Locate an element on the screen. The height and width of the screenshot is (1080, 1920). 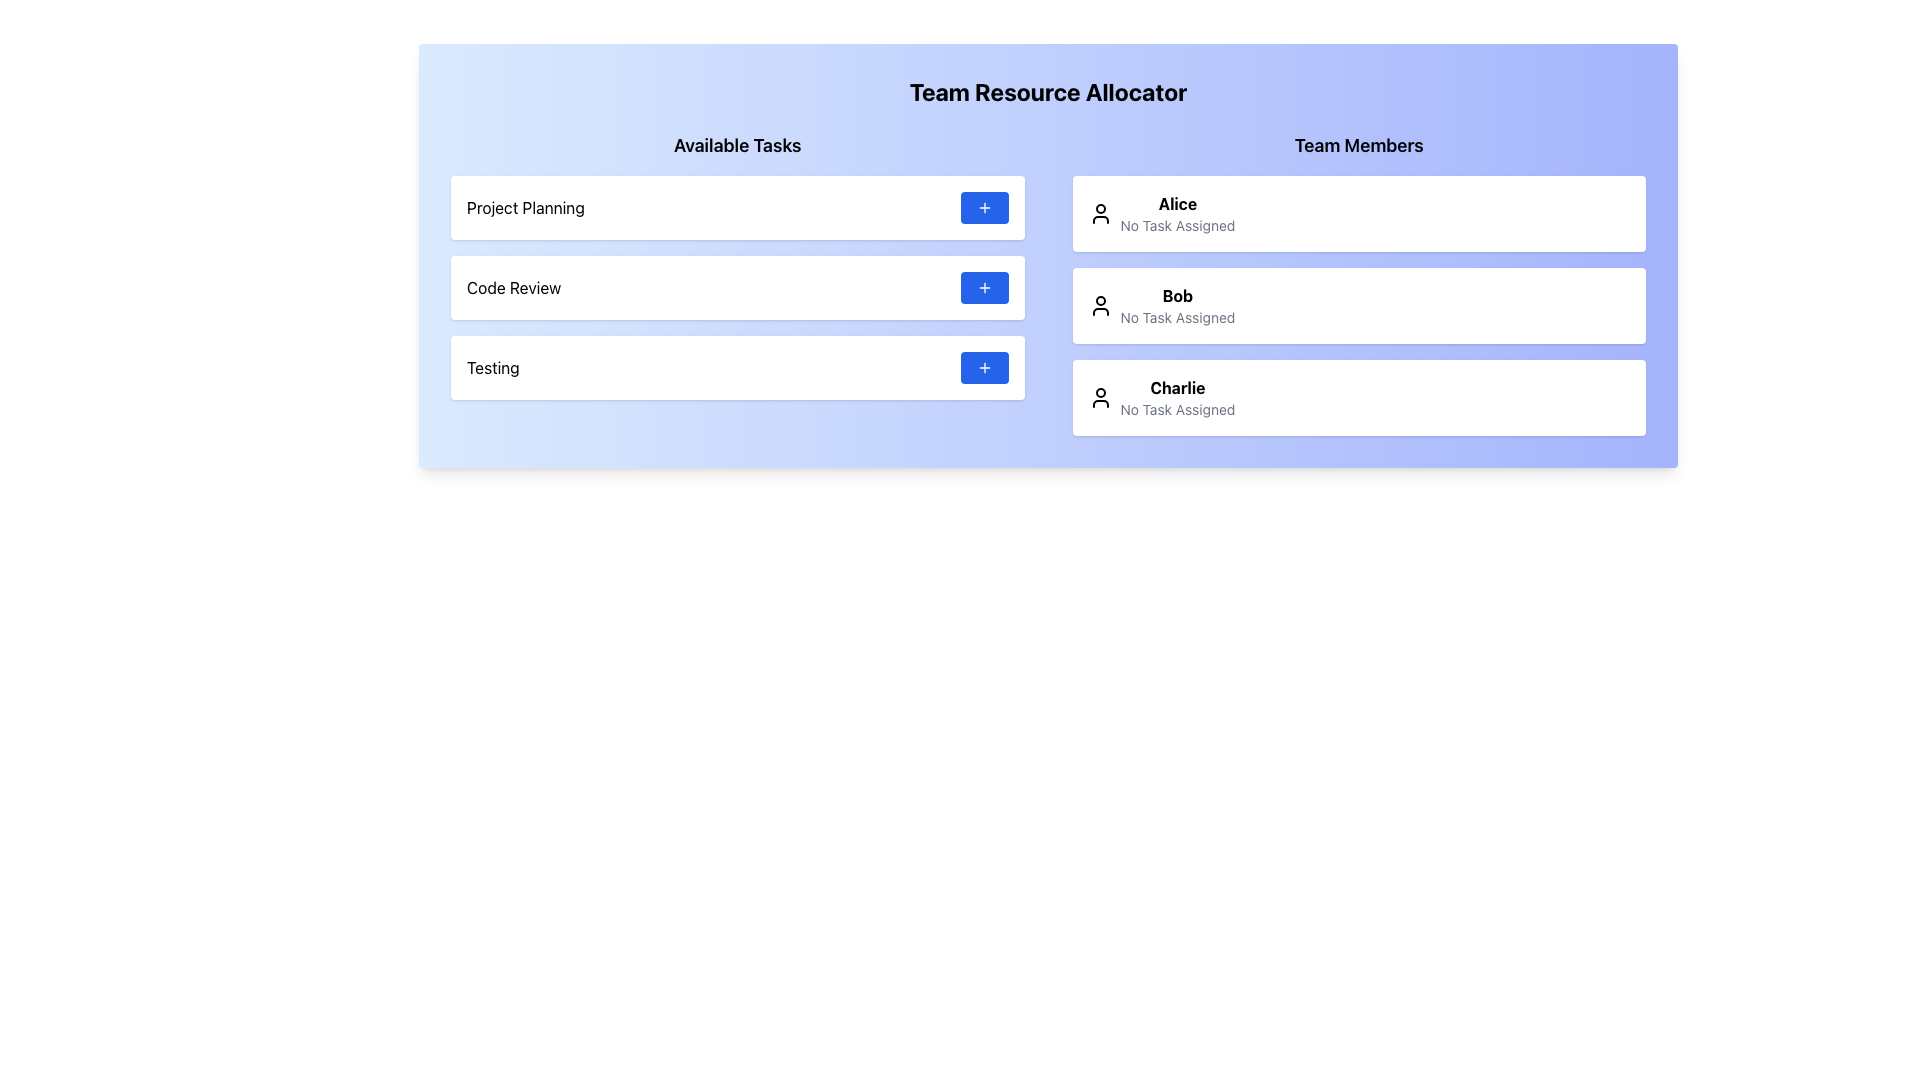
text element displaying 'Bob' in bold, which is the second item in the 'Team Members' list is located at coordinates (1177, 305).